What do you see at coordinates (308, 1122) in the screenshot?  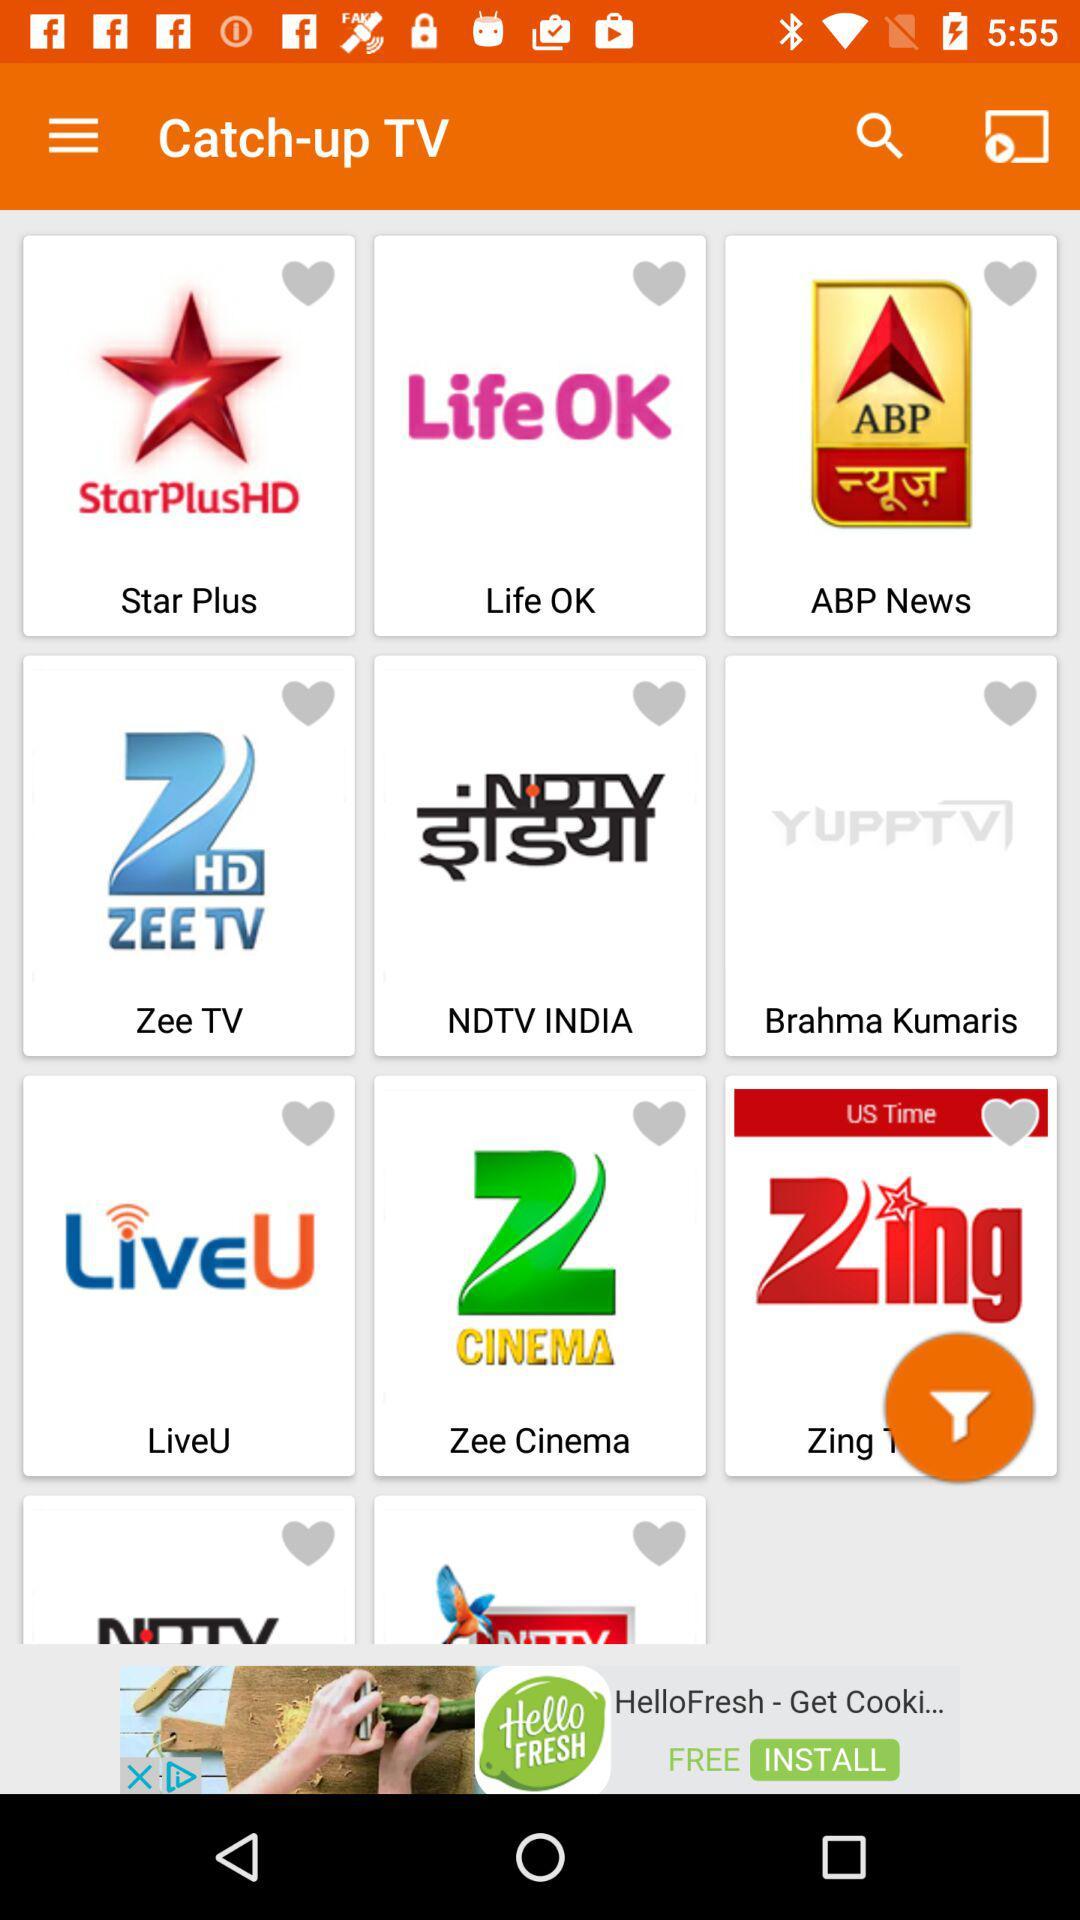 I see `heart button for liveu` at bounding box center [308, 1122].